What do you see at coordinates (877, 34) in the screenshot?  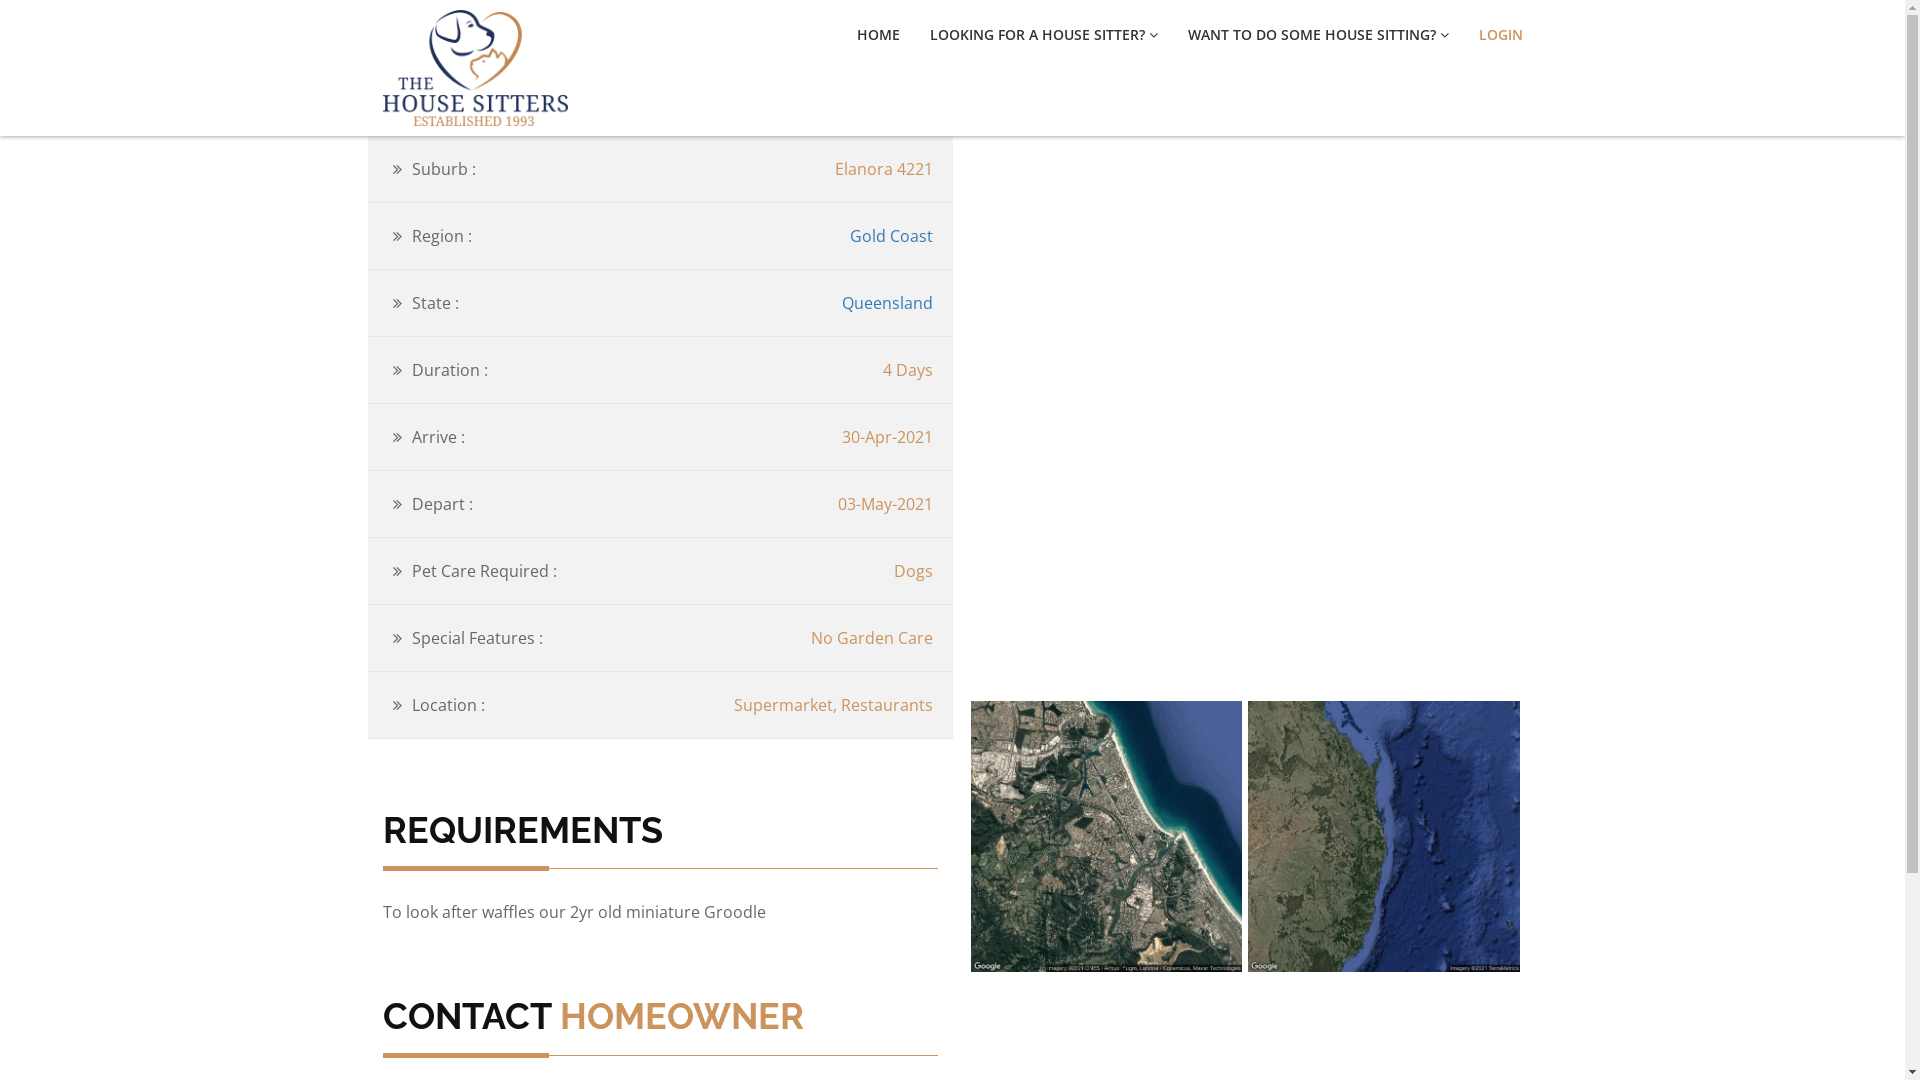 I see `'HOME'` at bounding box center [877, 34].